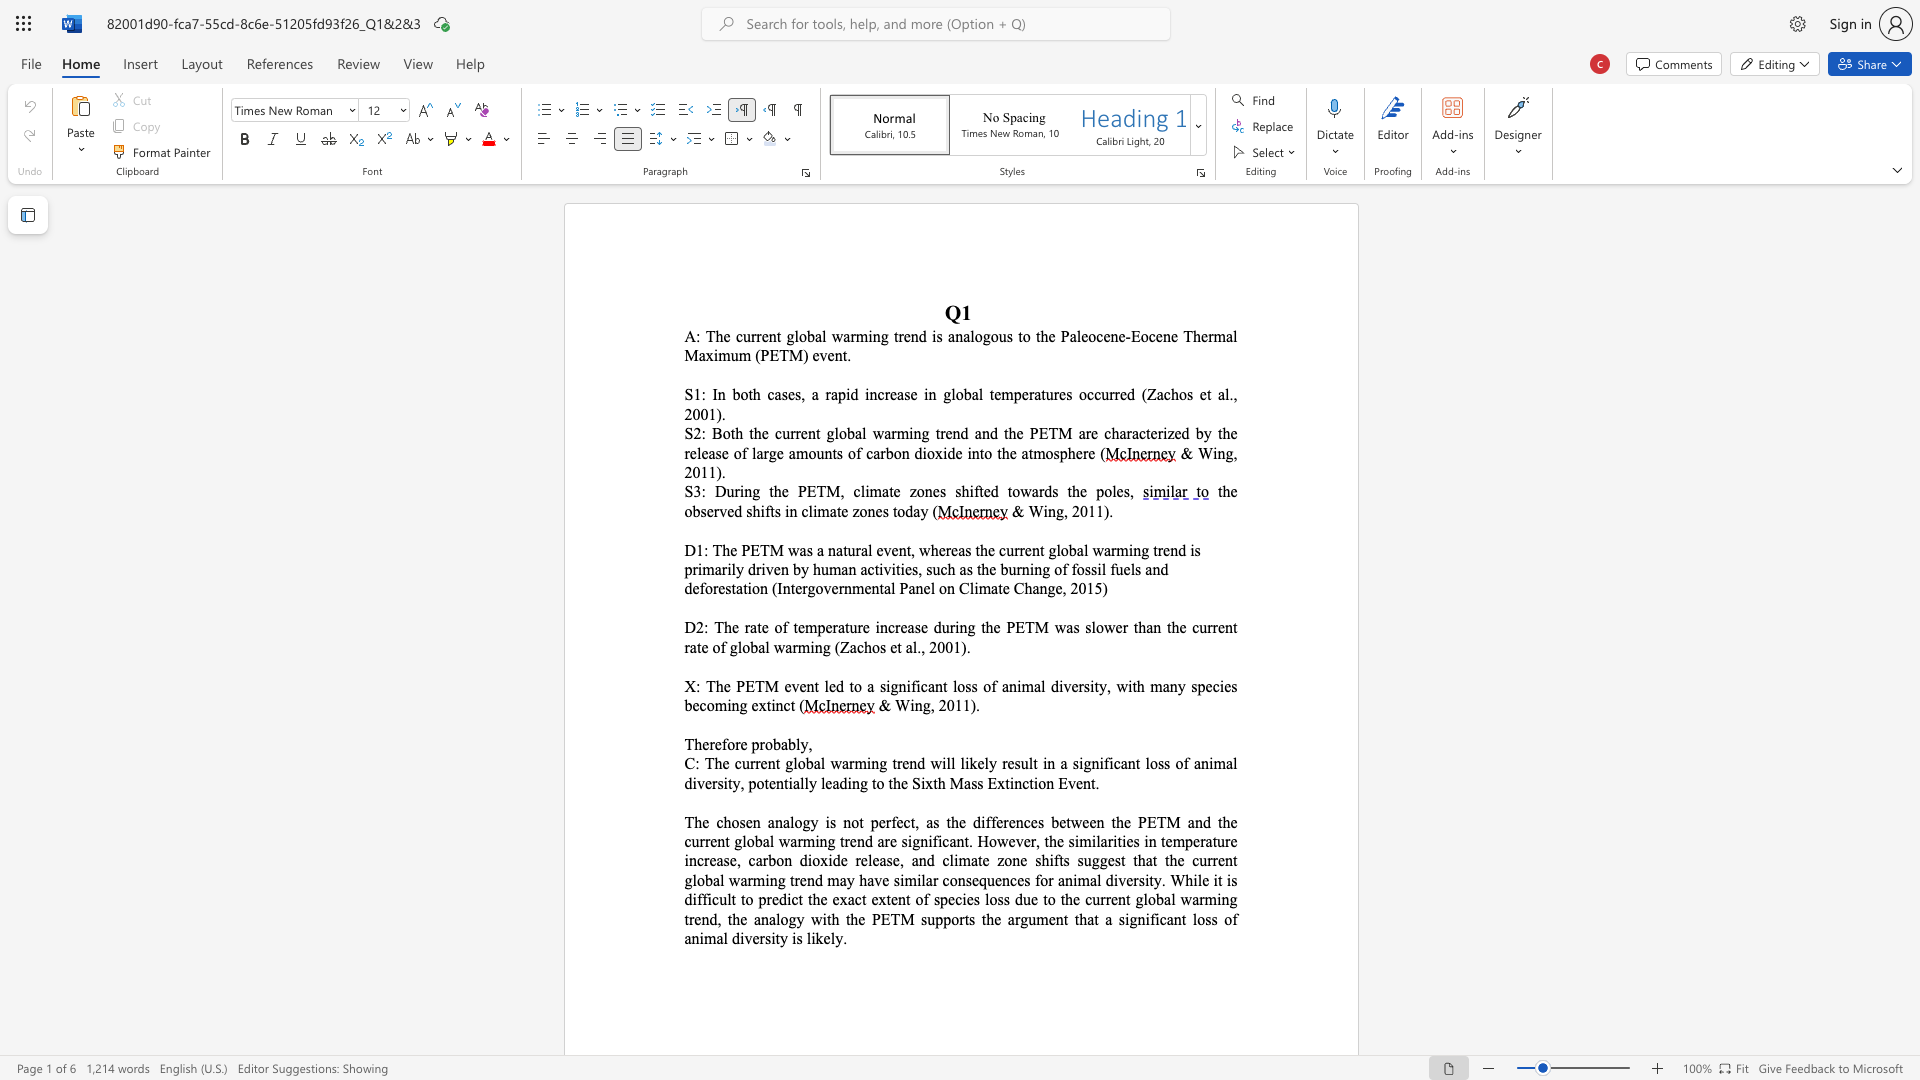 The width and height of the screenshot is (1920, 1080). I want to click on the 2th character "c" in the text, so click(906, 821).